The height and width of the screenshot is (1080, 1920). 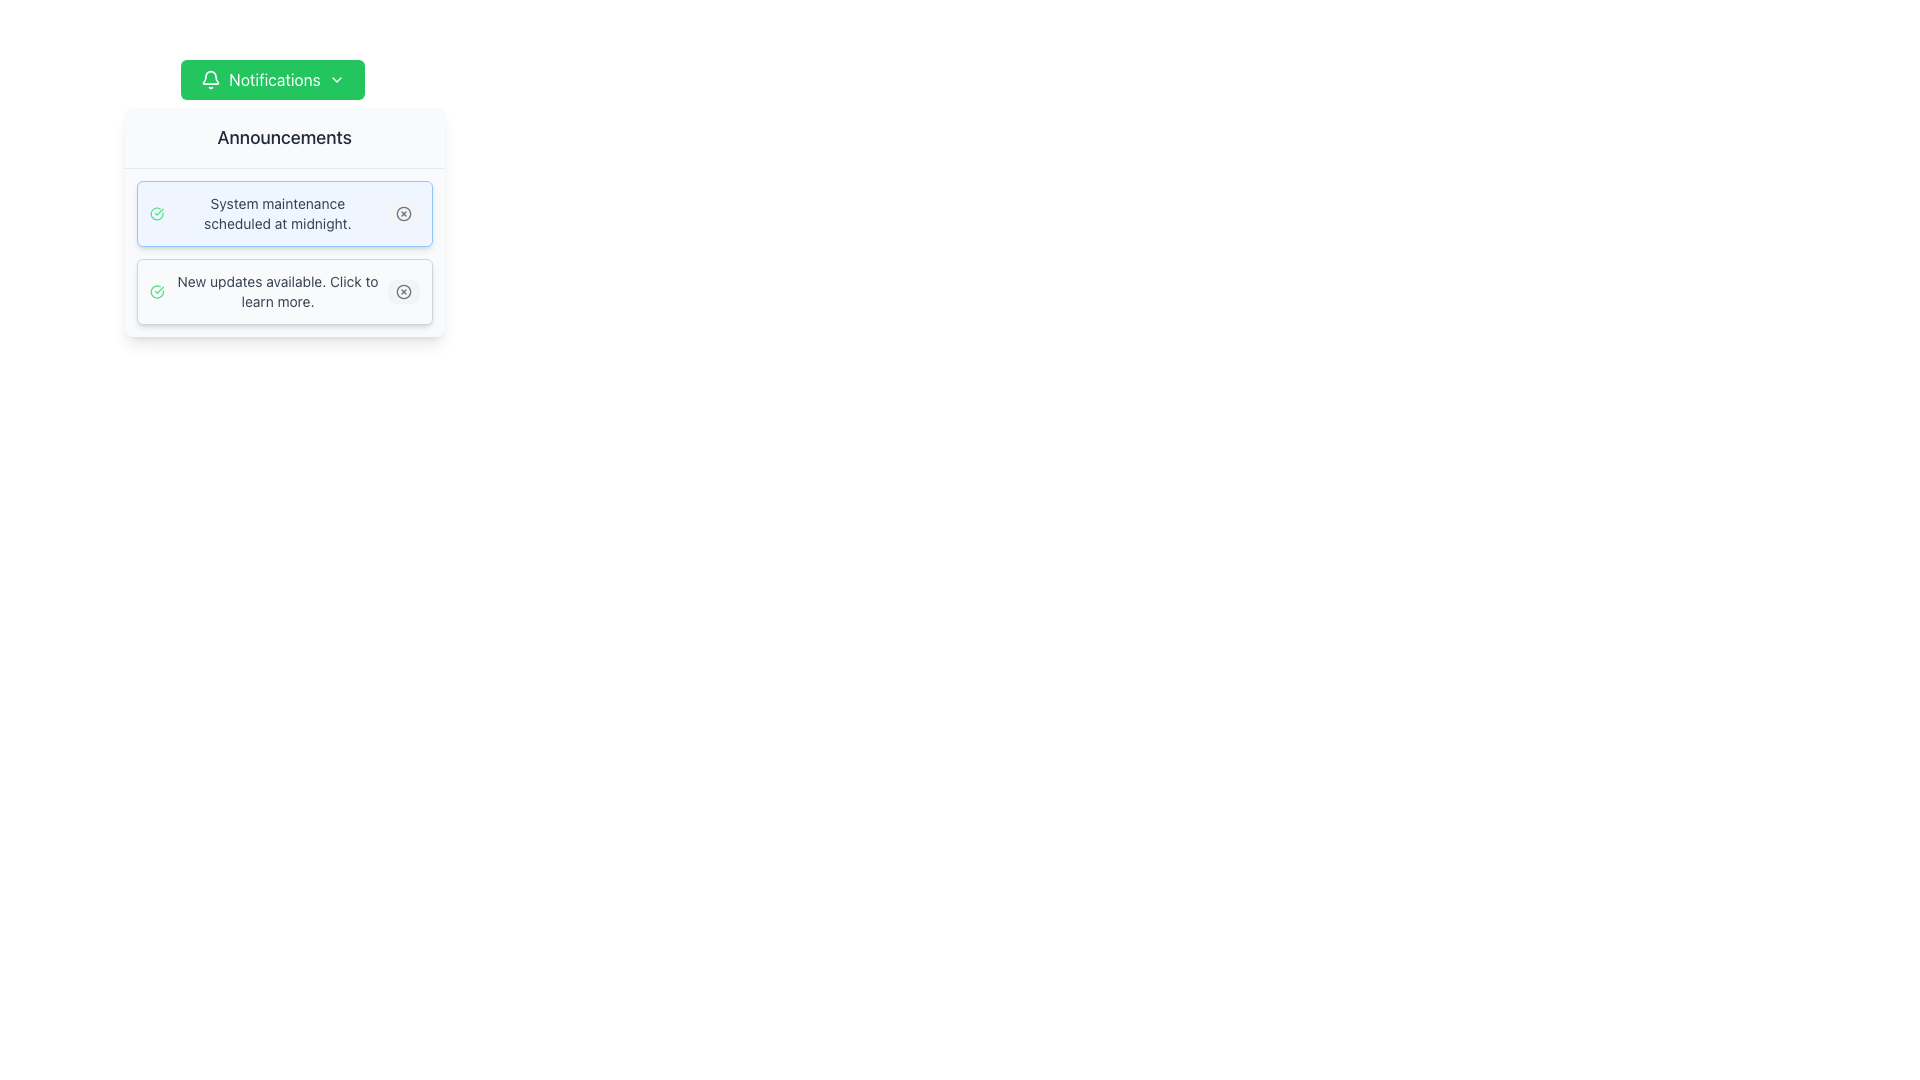 I want to click on the dismissal button located at the rightmost side of the notification displaying 'System maintenance scheduled at midnight.', so click(x=402, y=213).